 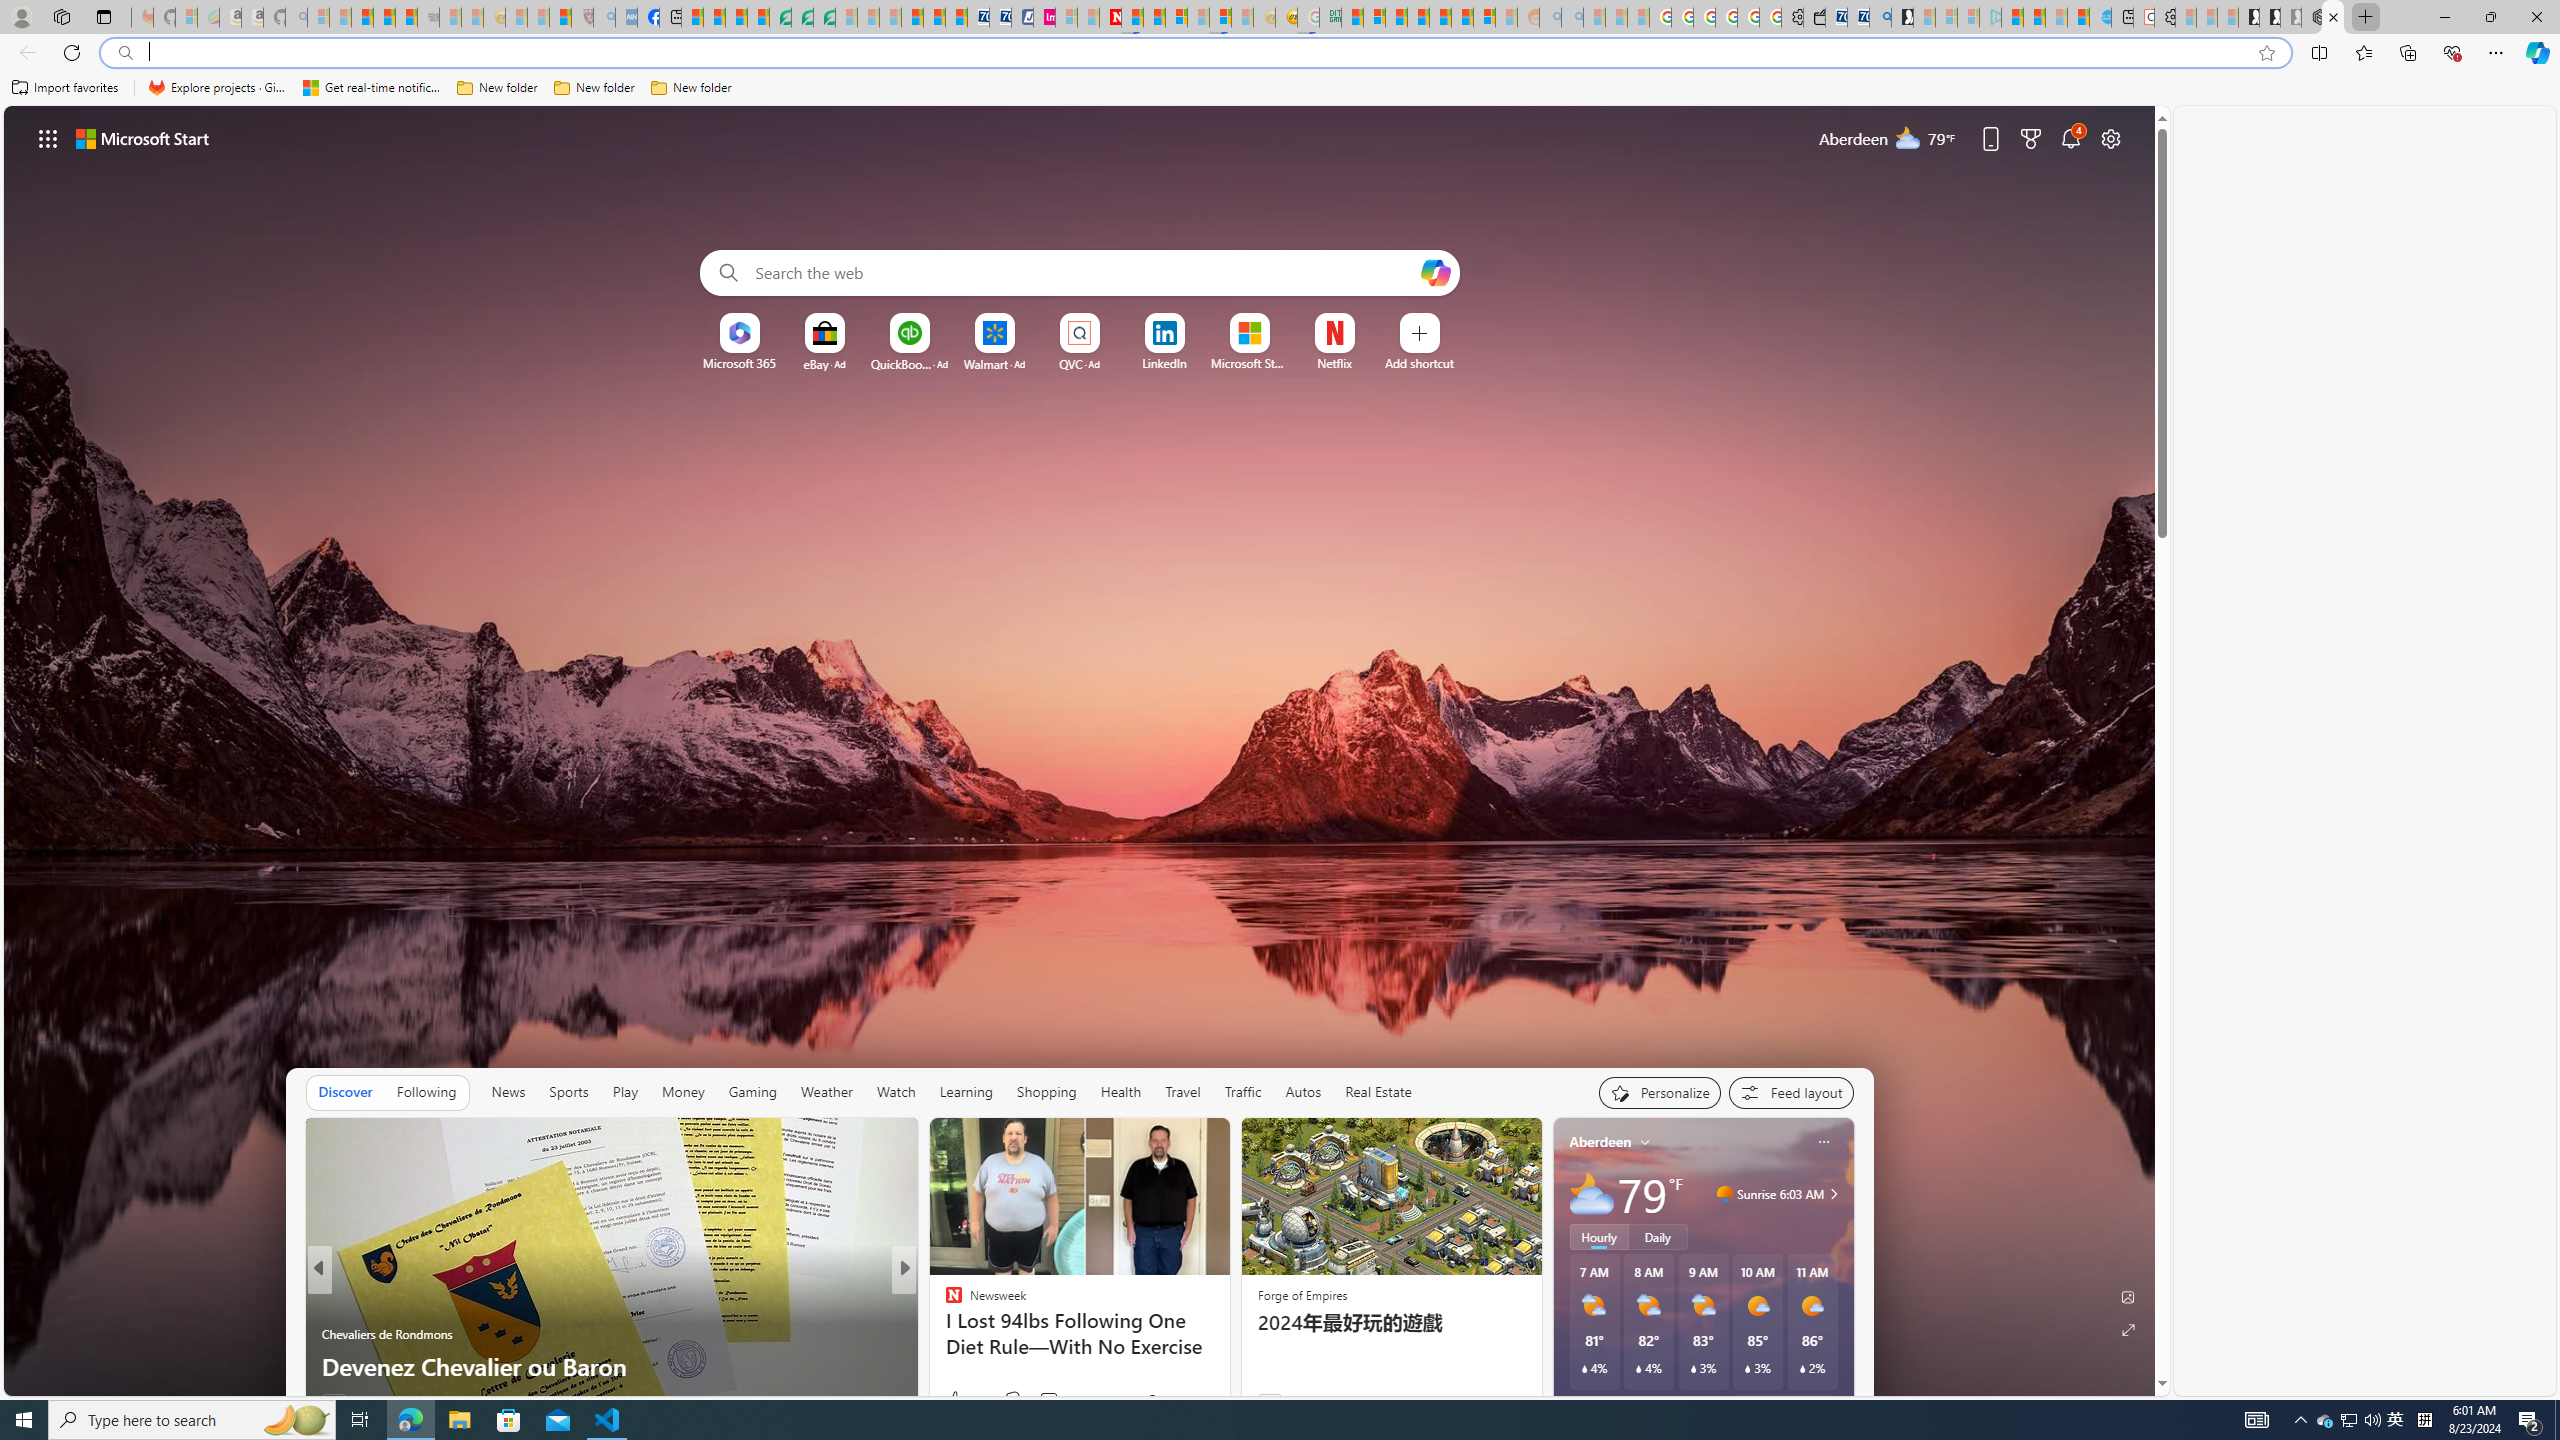 I want to click on 'Constative', so click(x=945, y=1302).